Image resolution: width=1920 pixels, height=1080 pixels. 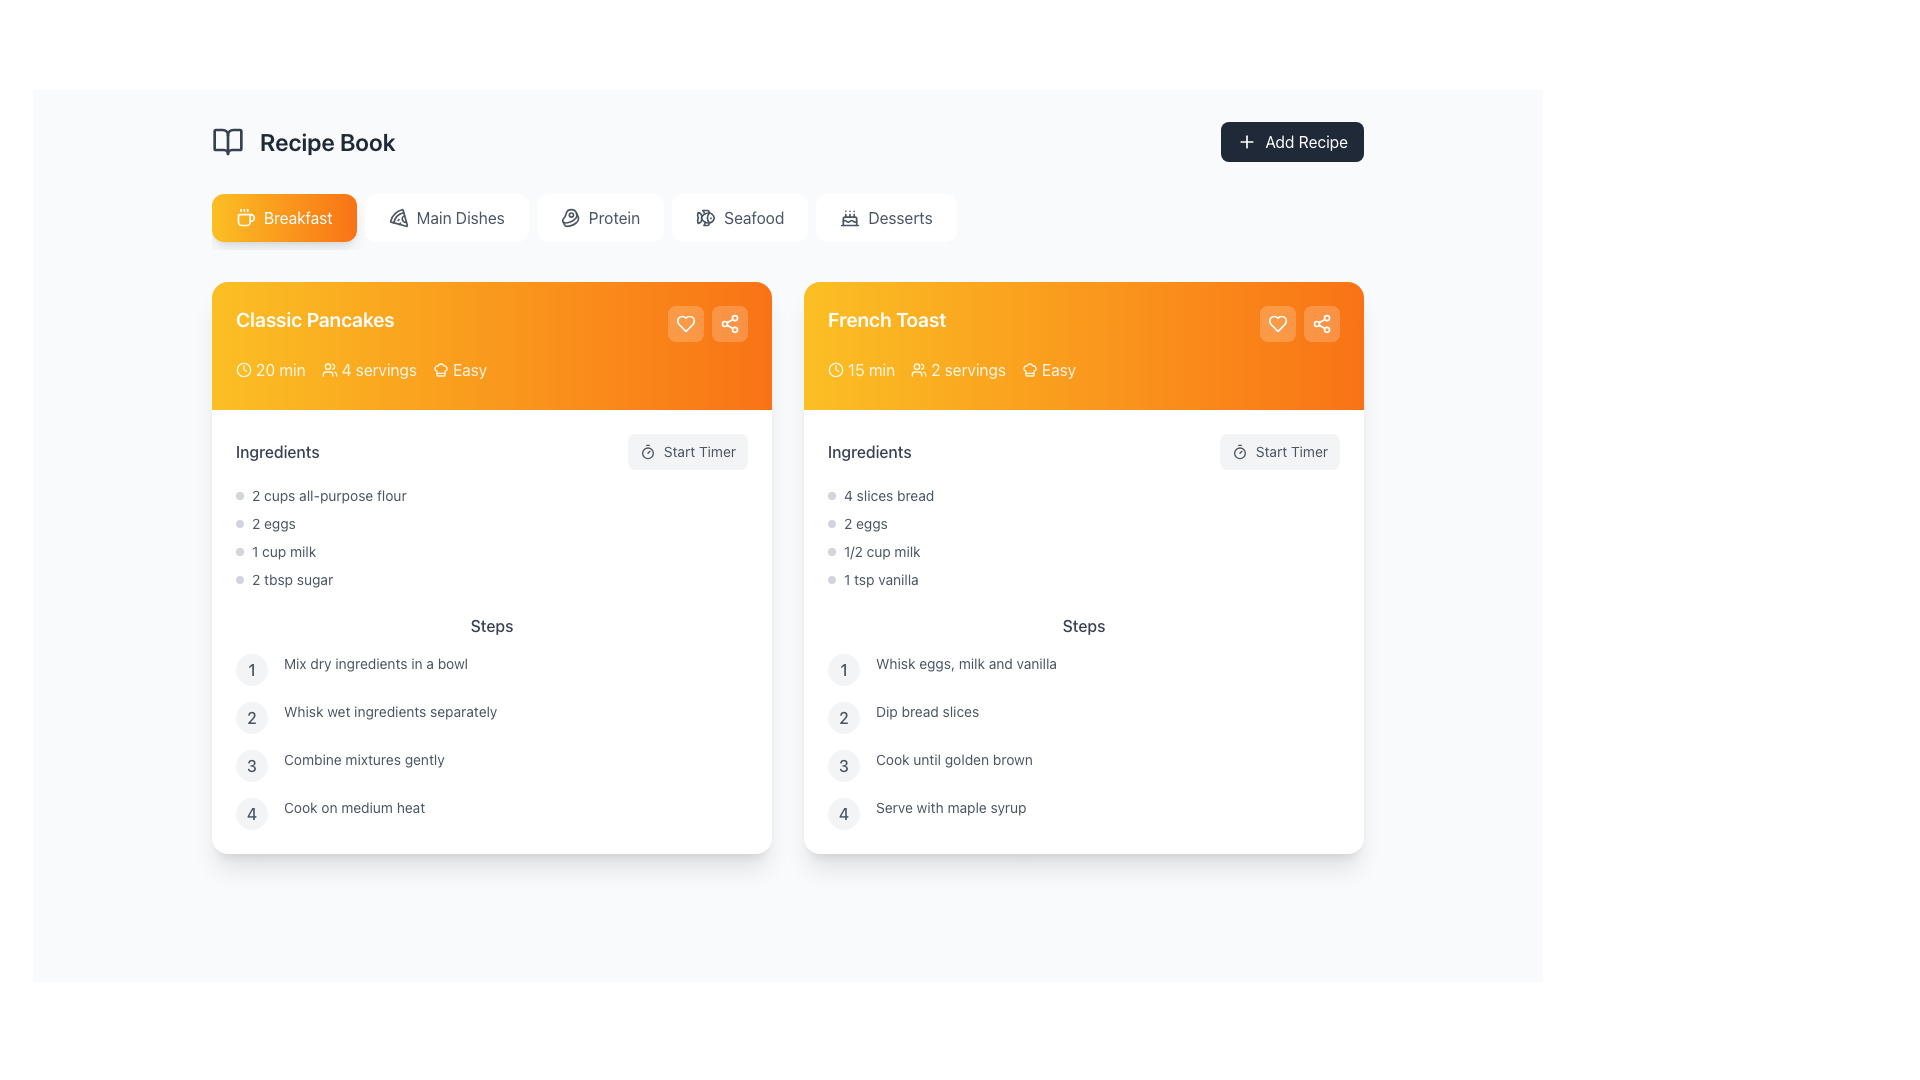 What do you see at coordinates (1083, 624) in the screenshot?
I see `the 'Steps' text label in the French Toast recipe card, which displays the word 'Steps' in medium gray font above the numbered instructions` at bounding box center [1083, 624].